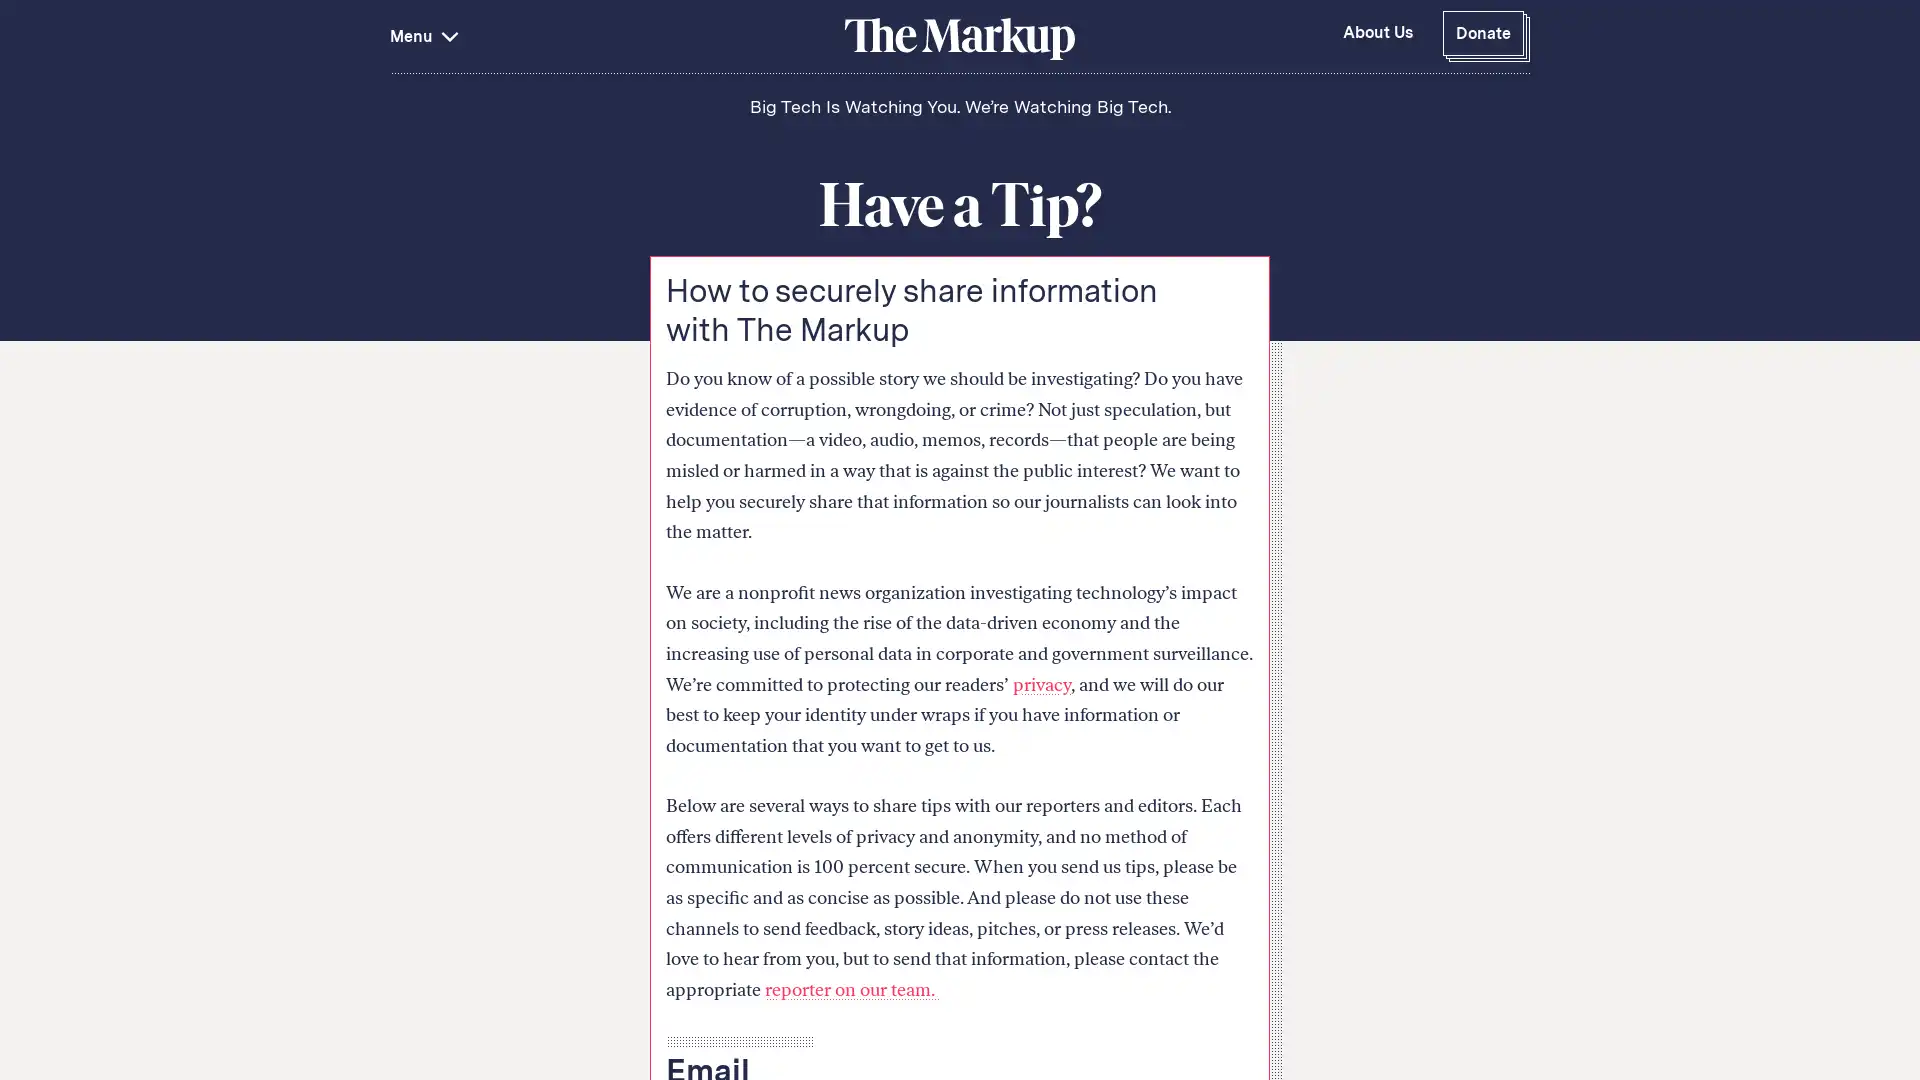 Image resolution: width=1920 pixels, height=1080 pixels. Describe the element at coordinates (613, 36) in the screenshot. I see `Site menu` at that location.